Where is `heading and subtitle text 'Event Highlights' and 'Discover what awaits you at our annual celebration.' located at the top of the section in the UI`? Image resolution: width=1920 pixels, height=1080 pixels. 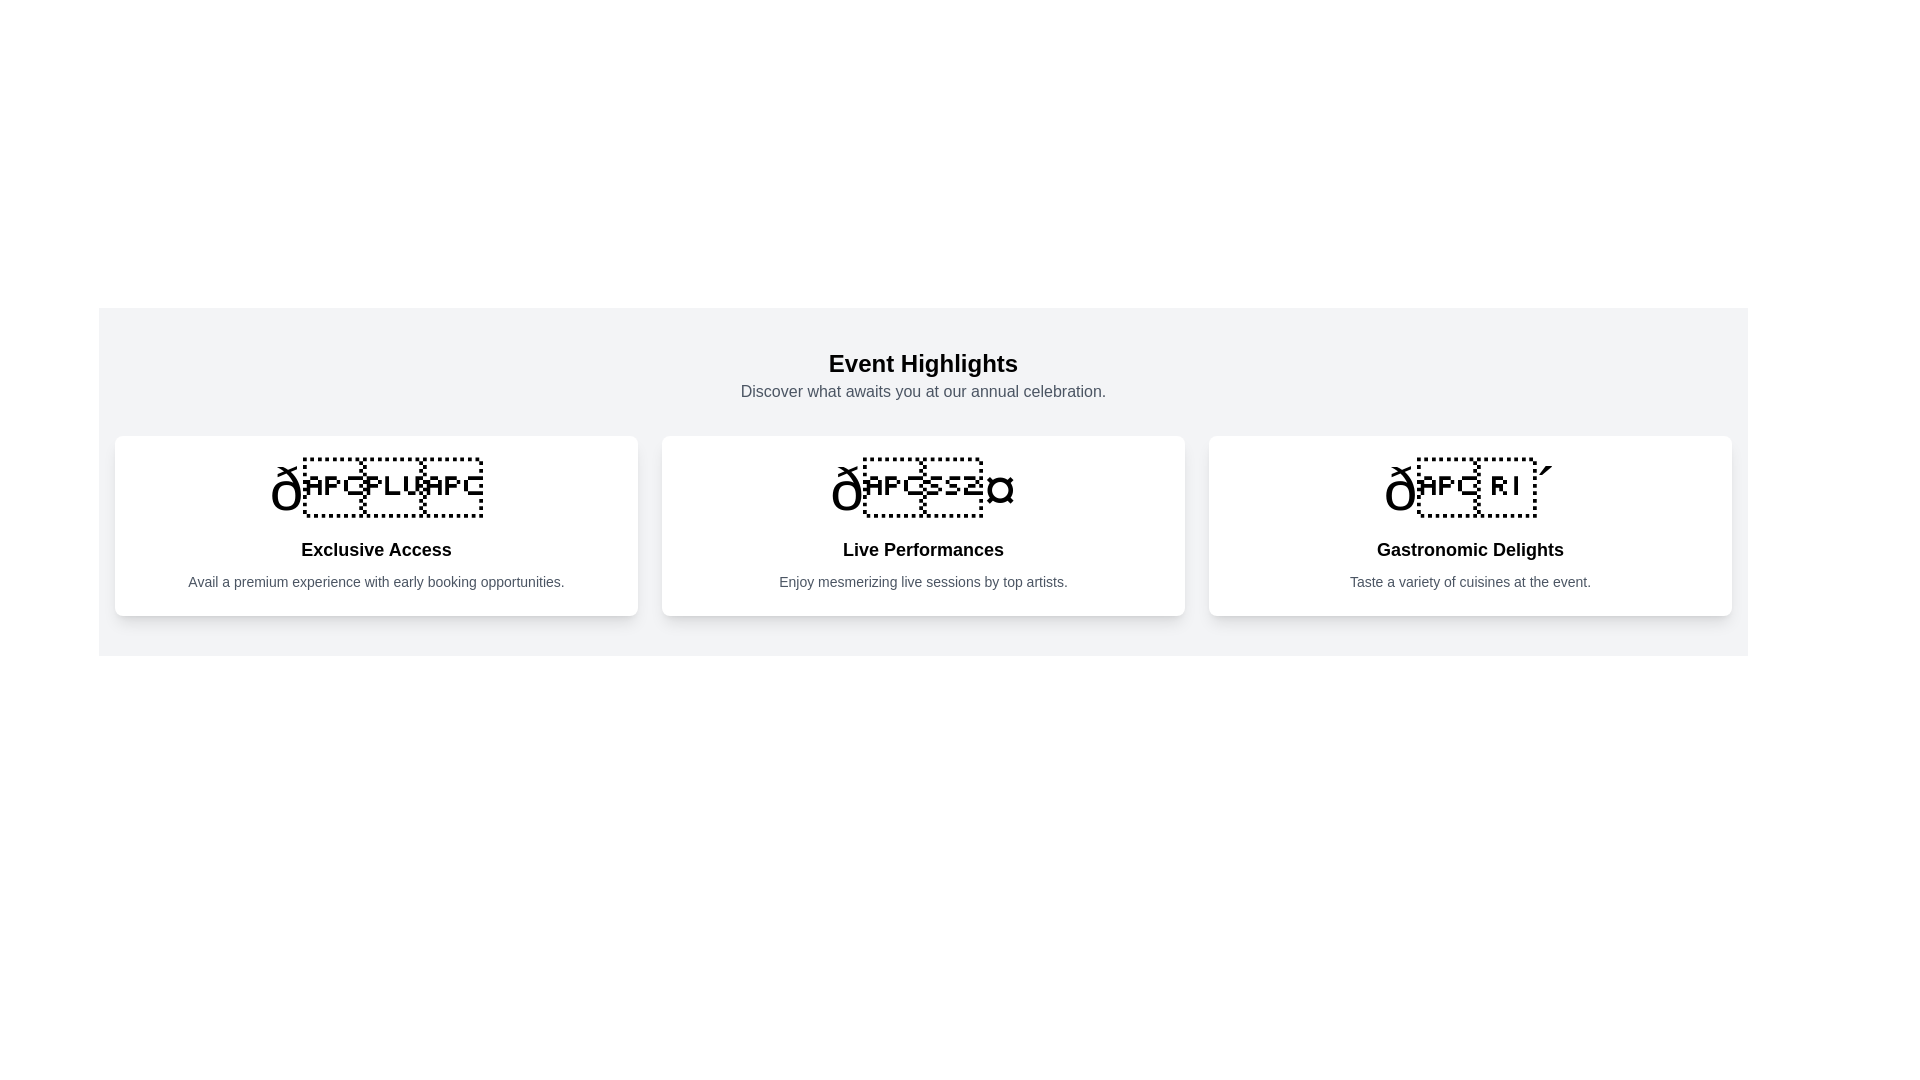 heading and subtitle text 'Event Highlights' and 'Discover what awaits you at our annual celebration.' located at the top of the section in the UI is located at coordinates (922, 375).